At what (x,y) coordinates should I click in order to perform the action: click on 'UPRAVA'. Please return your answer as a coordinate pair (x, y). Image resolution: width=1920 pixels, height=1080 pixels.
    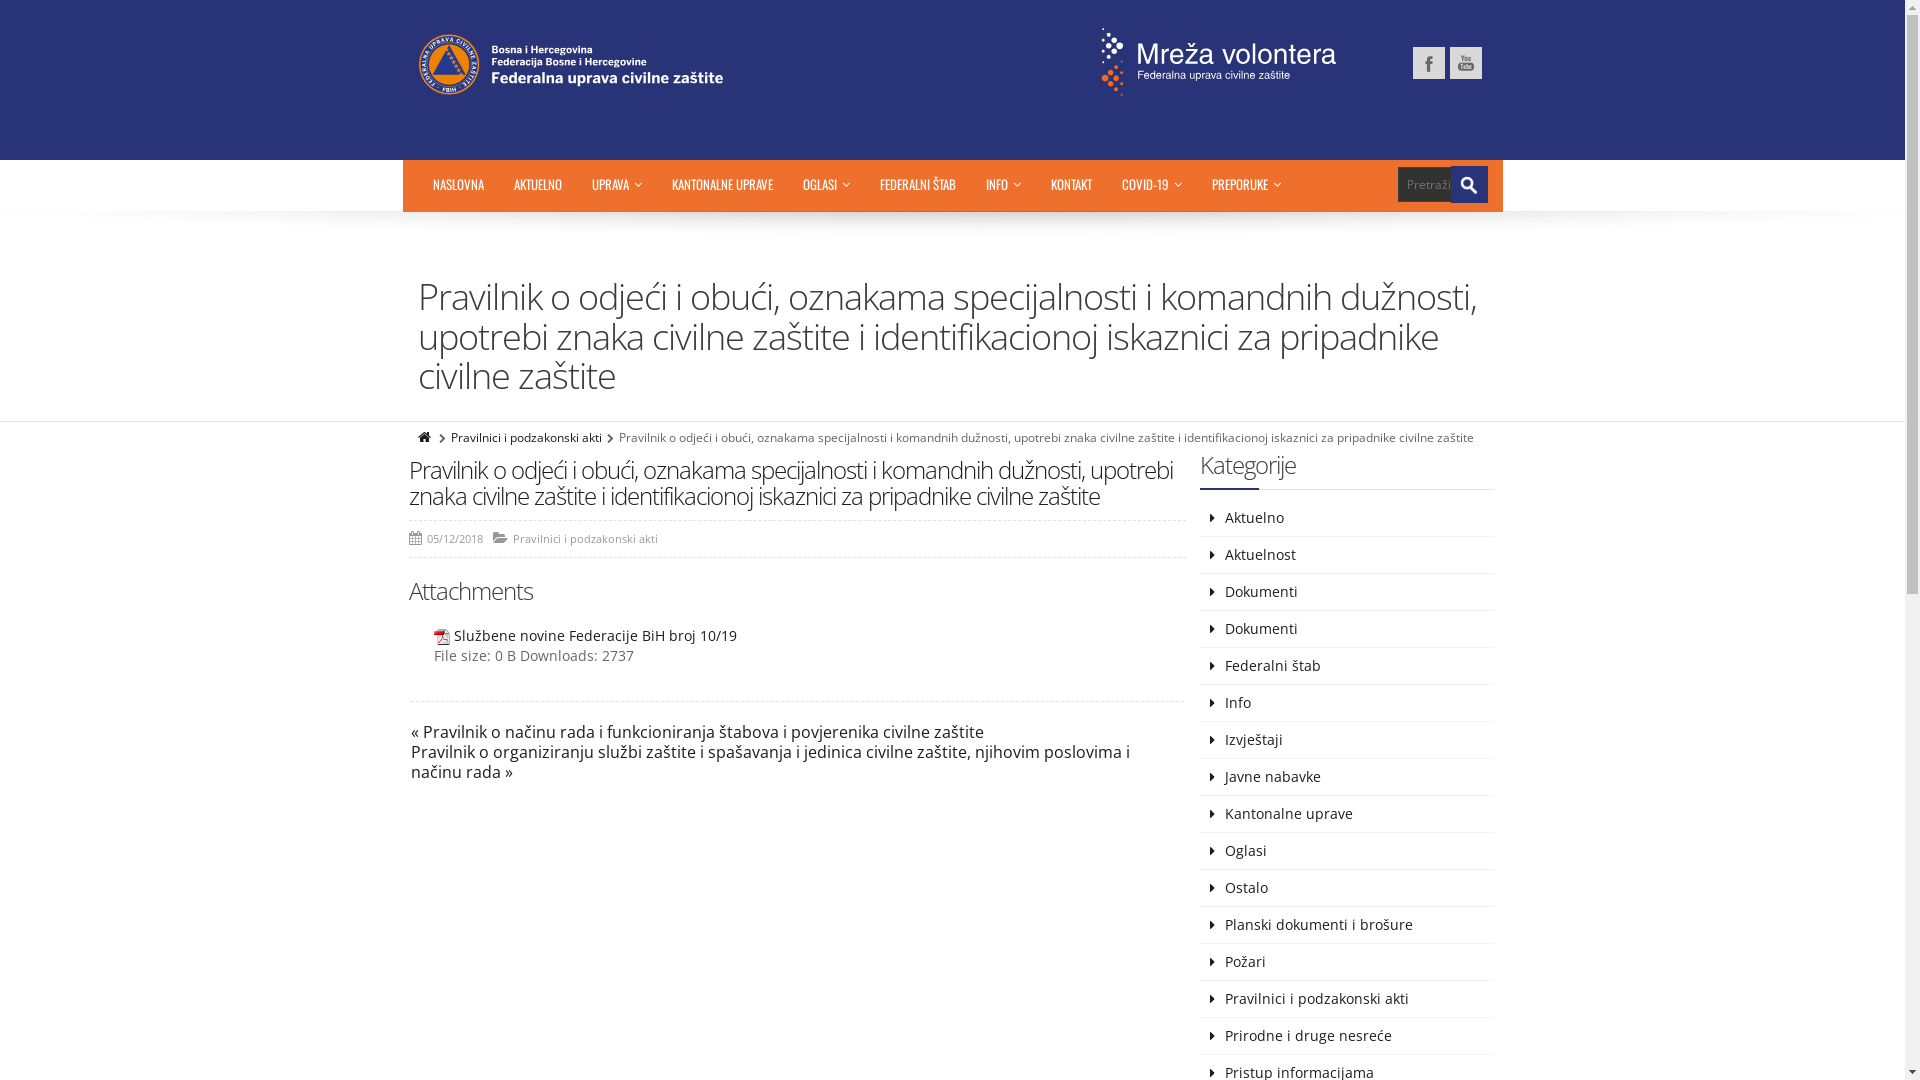
    Looking at the image, I should click on (614, 184).